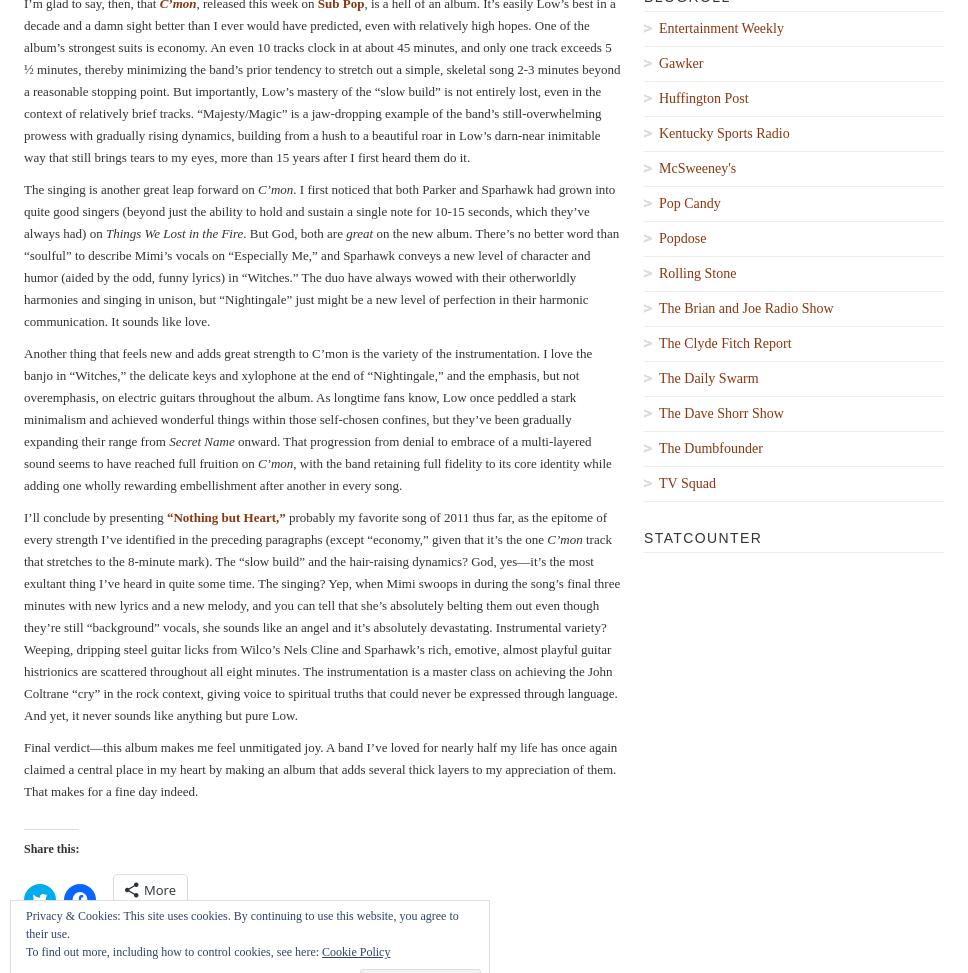 This screenshot has height=973, width=968. What do you see at coordinates (722, 132) in the screenshot?
I see `'Kentucky Sports Radio'` at bounding box center [722, 132].